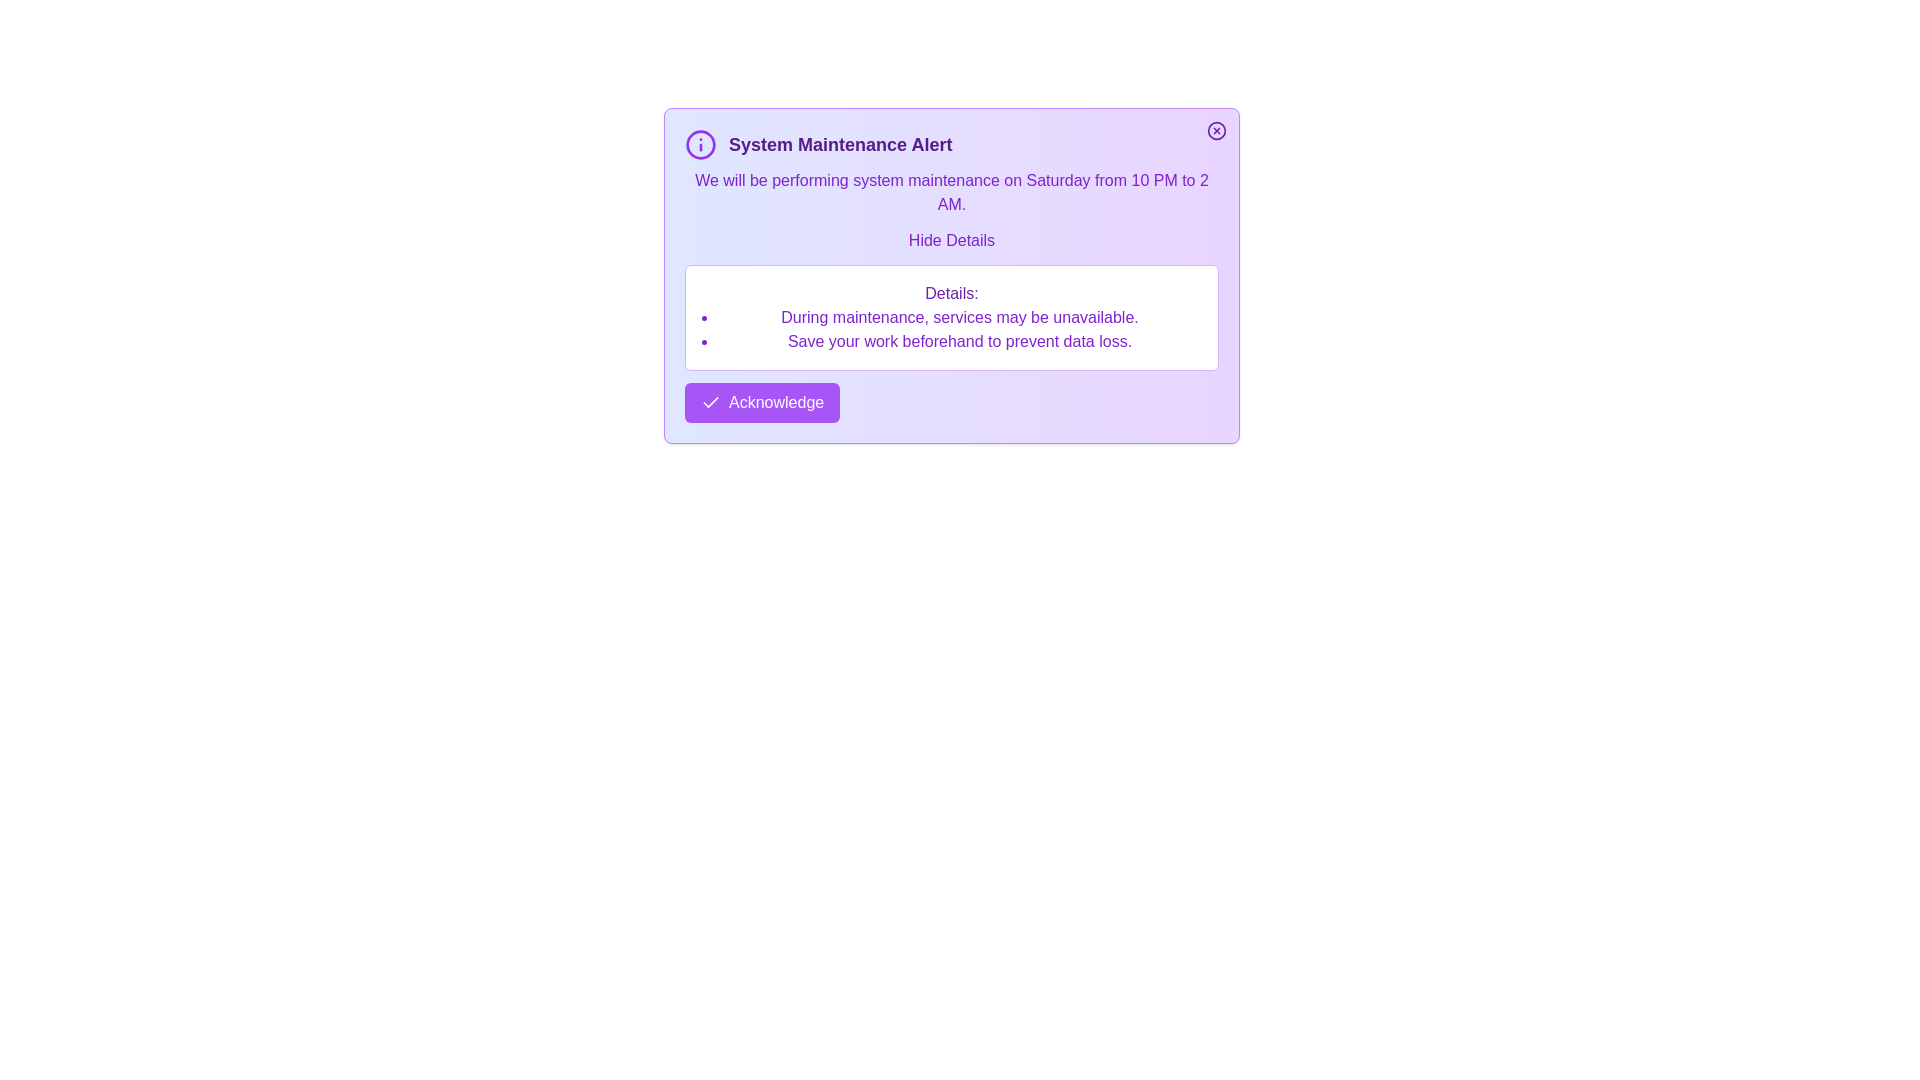 The width and height of the screenshot is (1920, 1080). I want to click on the 'Hide Details' button to hide the additional details, so click(950, 239).